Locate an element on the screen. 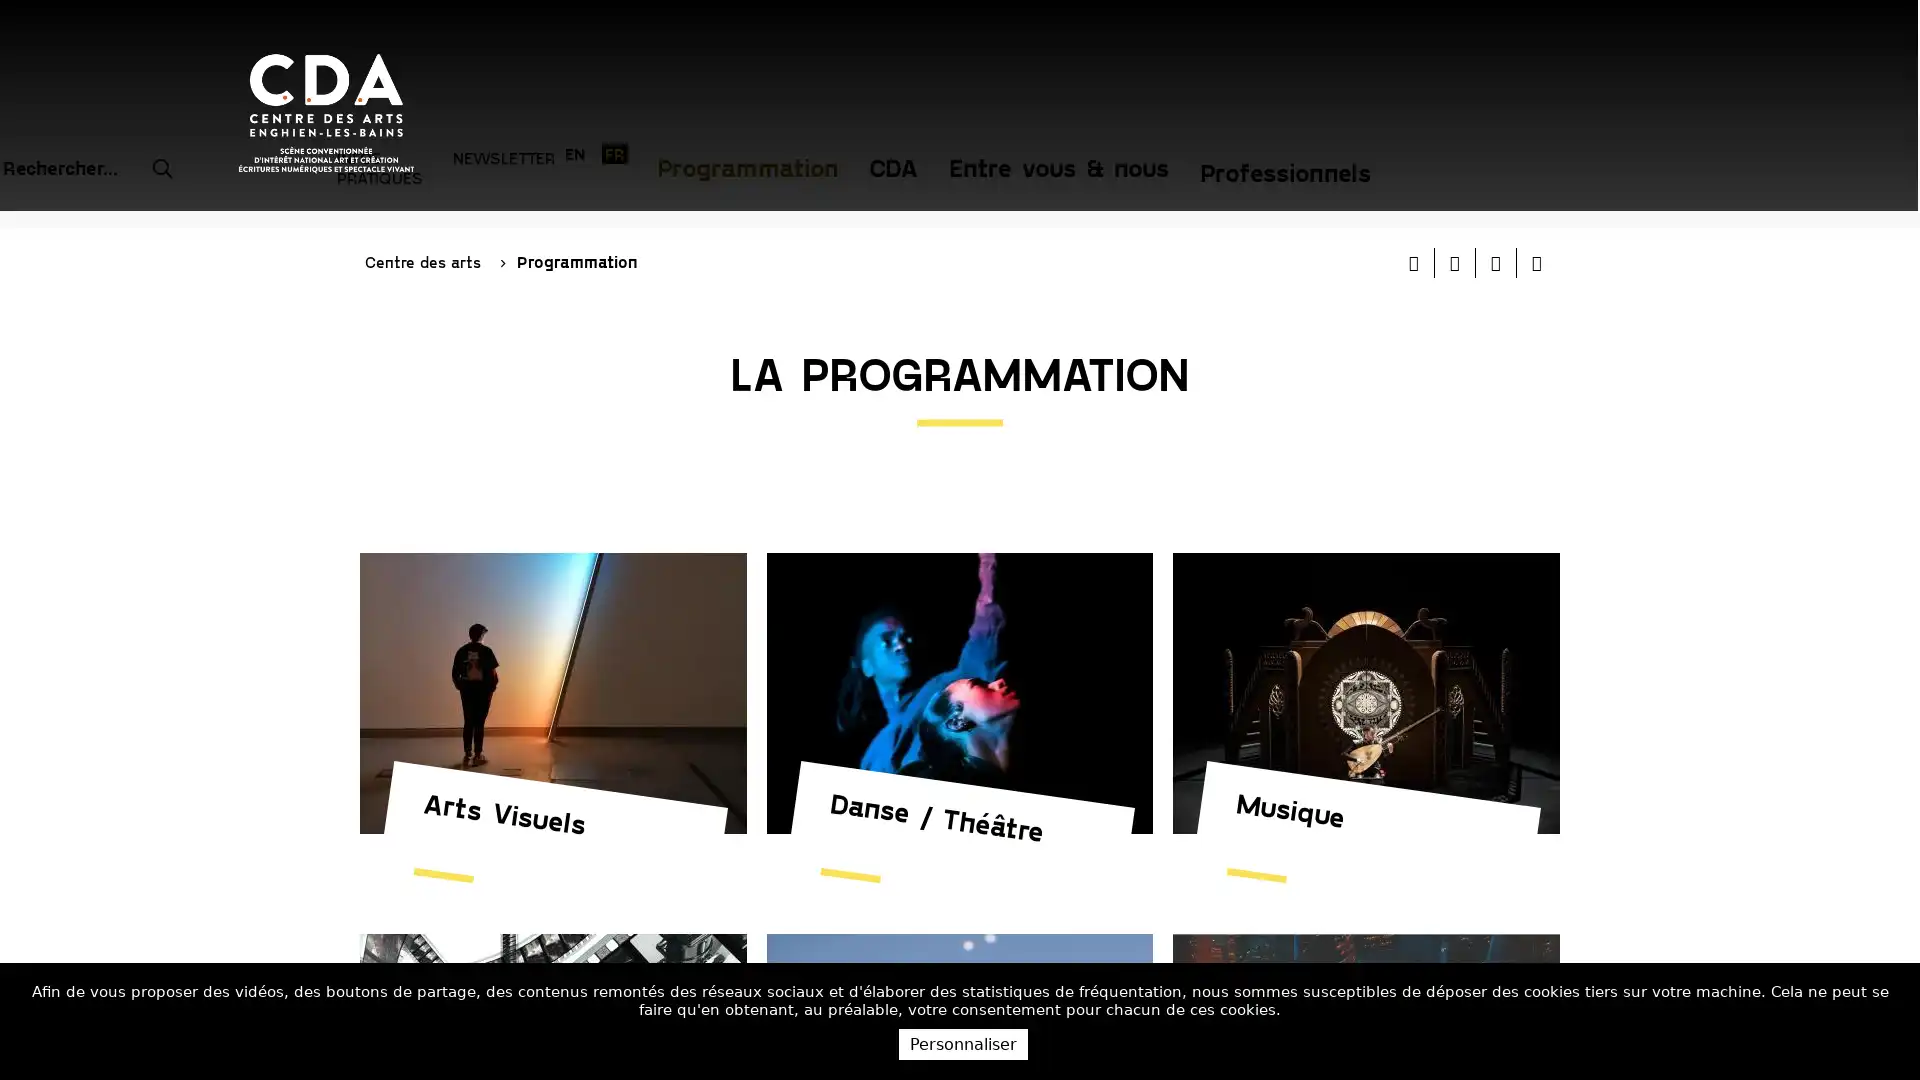 This screenshot has width=1920, height=1080. Personnaliser is located at coordinates (963, 1043).